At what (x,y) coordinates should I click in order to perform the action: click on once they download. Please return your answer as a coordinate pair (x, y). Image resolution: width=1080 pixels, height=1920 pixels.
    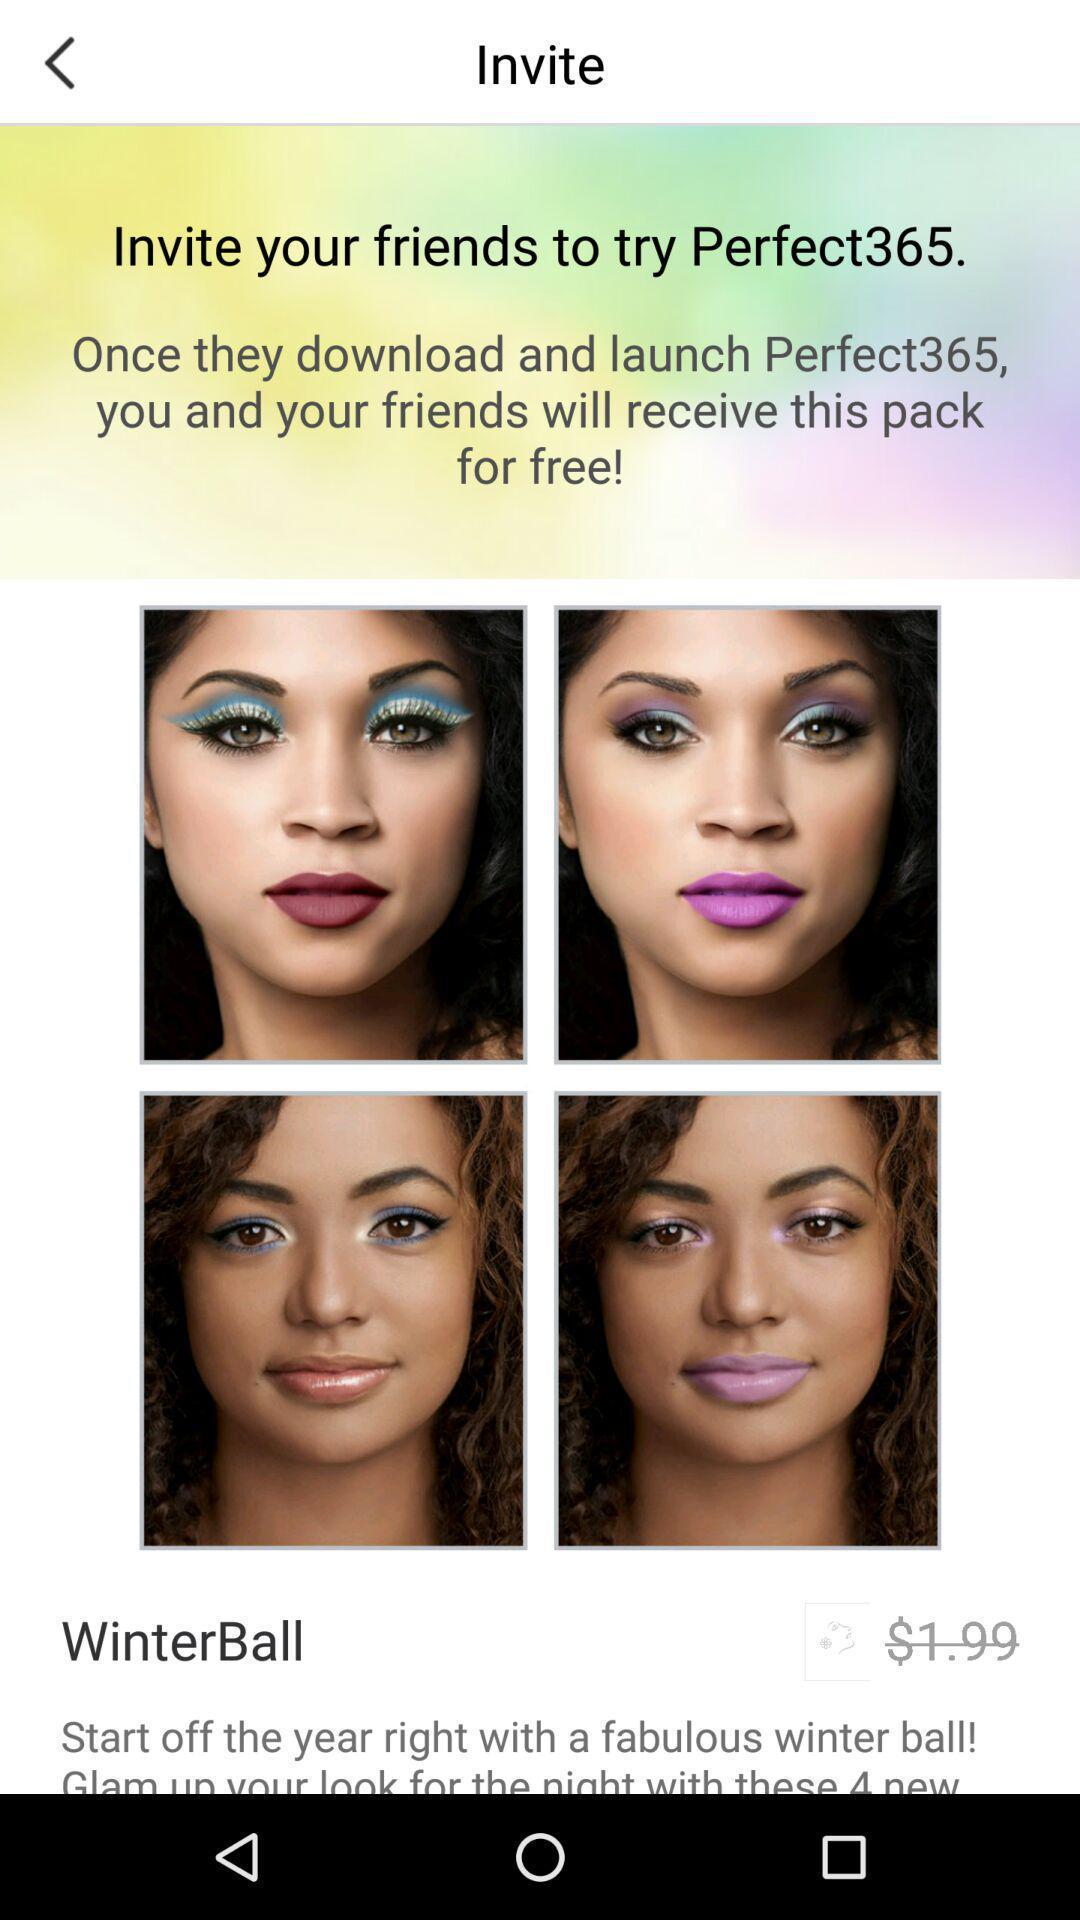
    Looking at the image, I should click on (540, 407).